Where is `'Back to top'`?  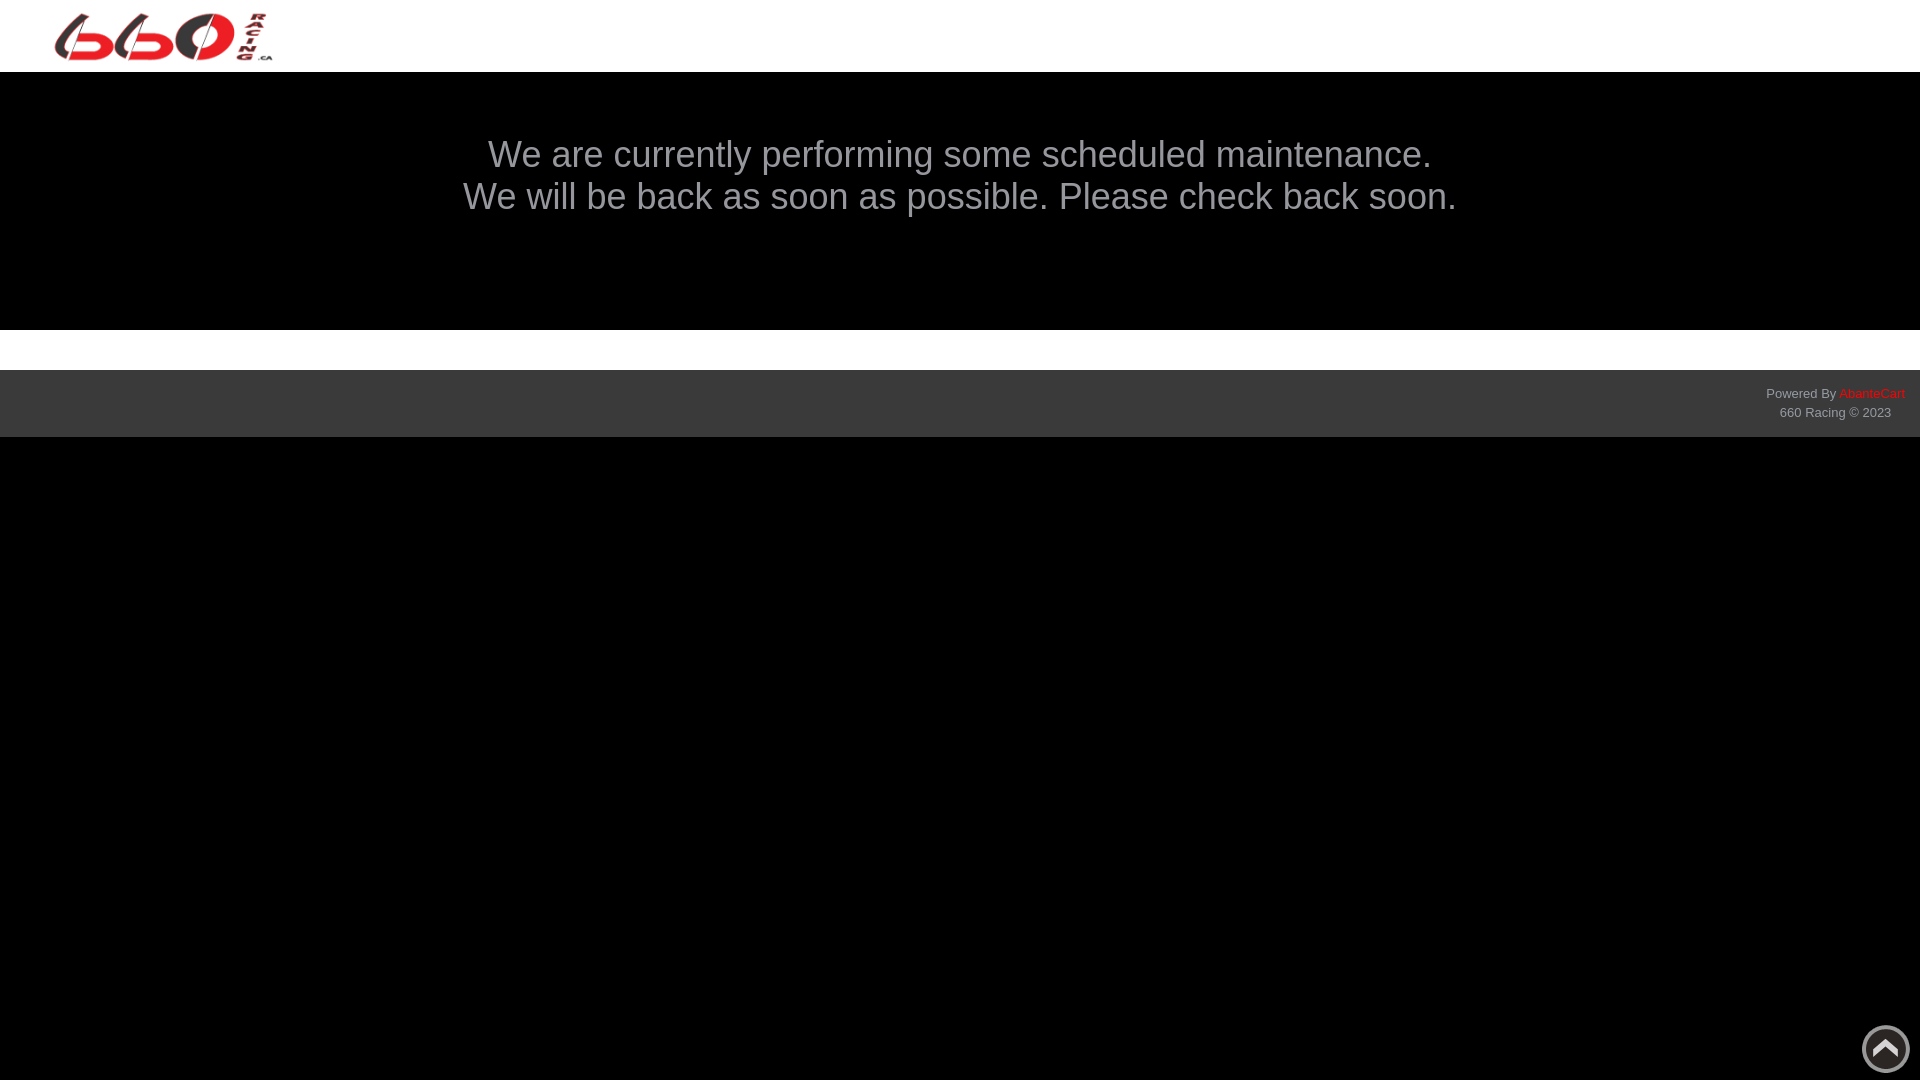 'Back to top' is located at coordinates (1885, 1048).